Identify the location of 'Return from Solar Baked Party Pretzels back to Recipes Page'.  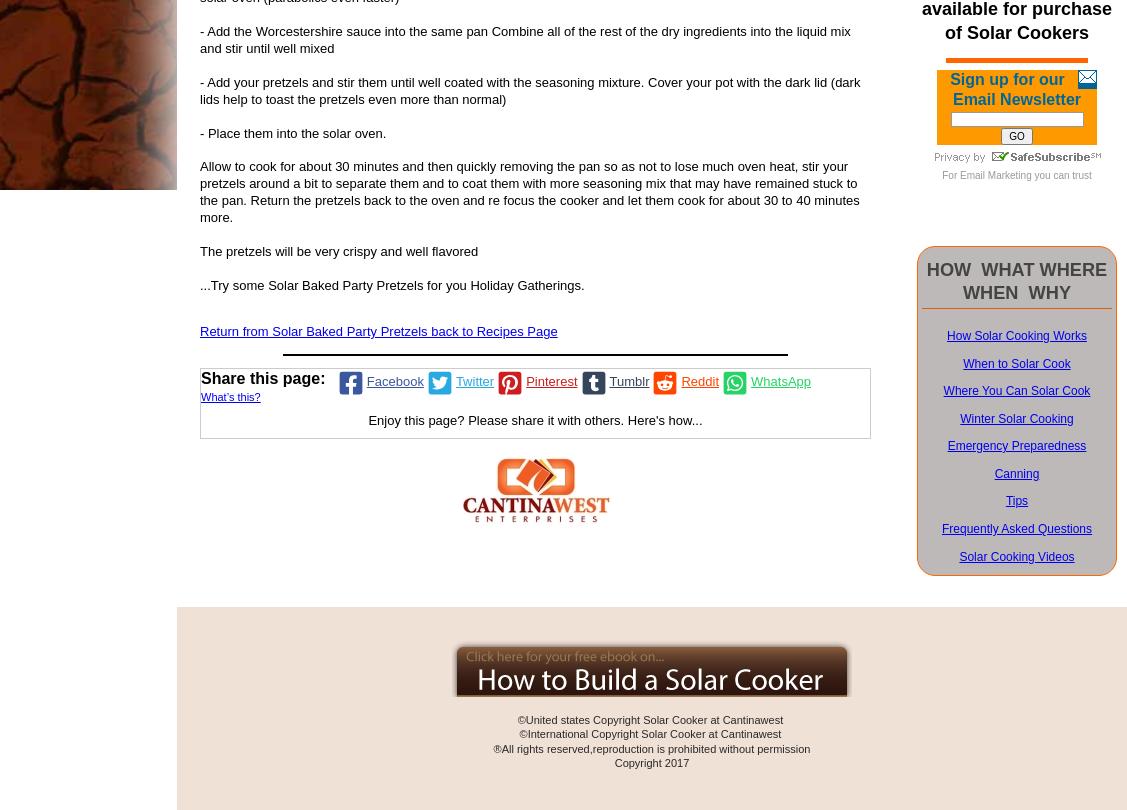
(377, 330).